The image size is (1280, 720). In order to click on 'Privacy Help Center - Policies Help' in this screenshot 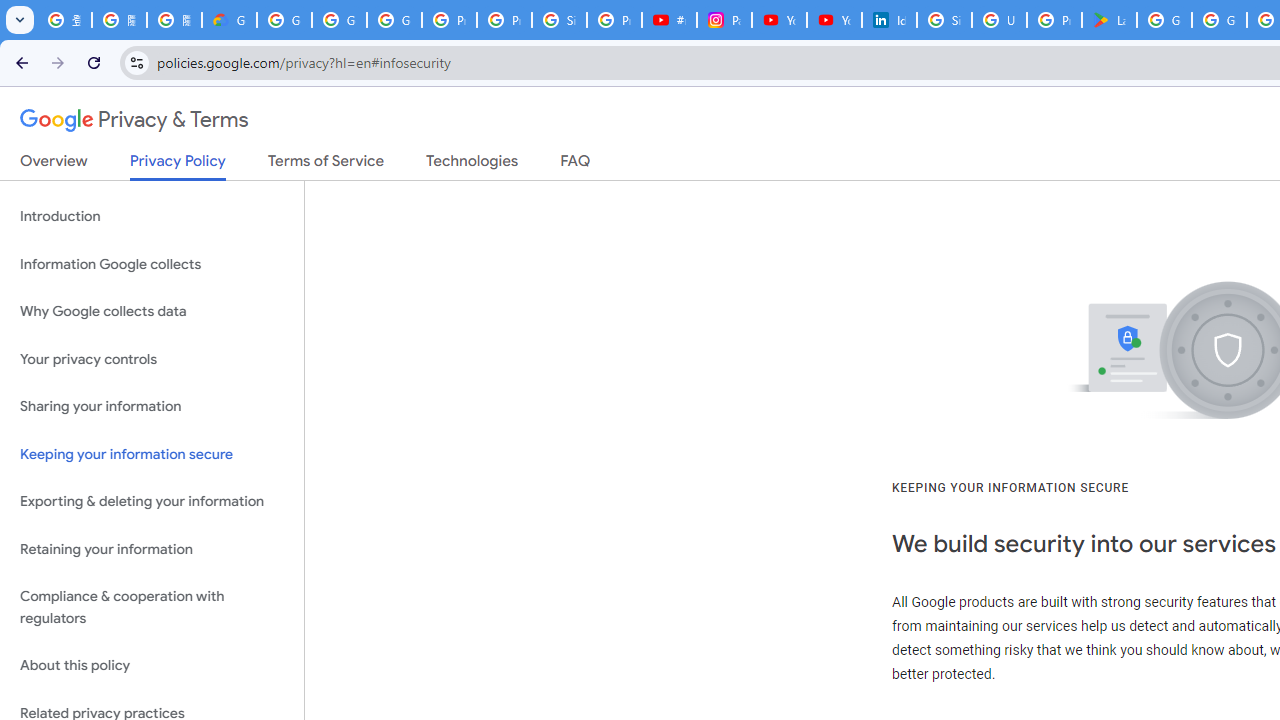, I will do `click(504, 20)`.